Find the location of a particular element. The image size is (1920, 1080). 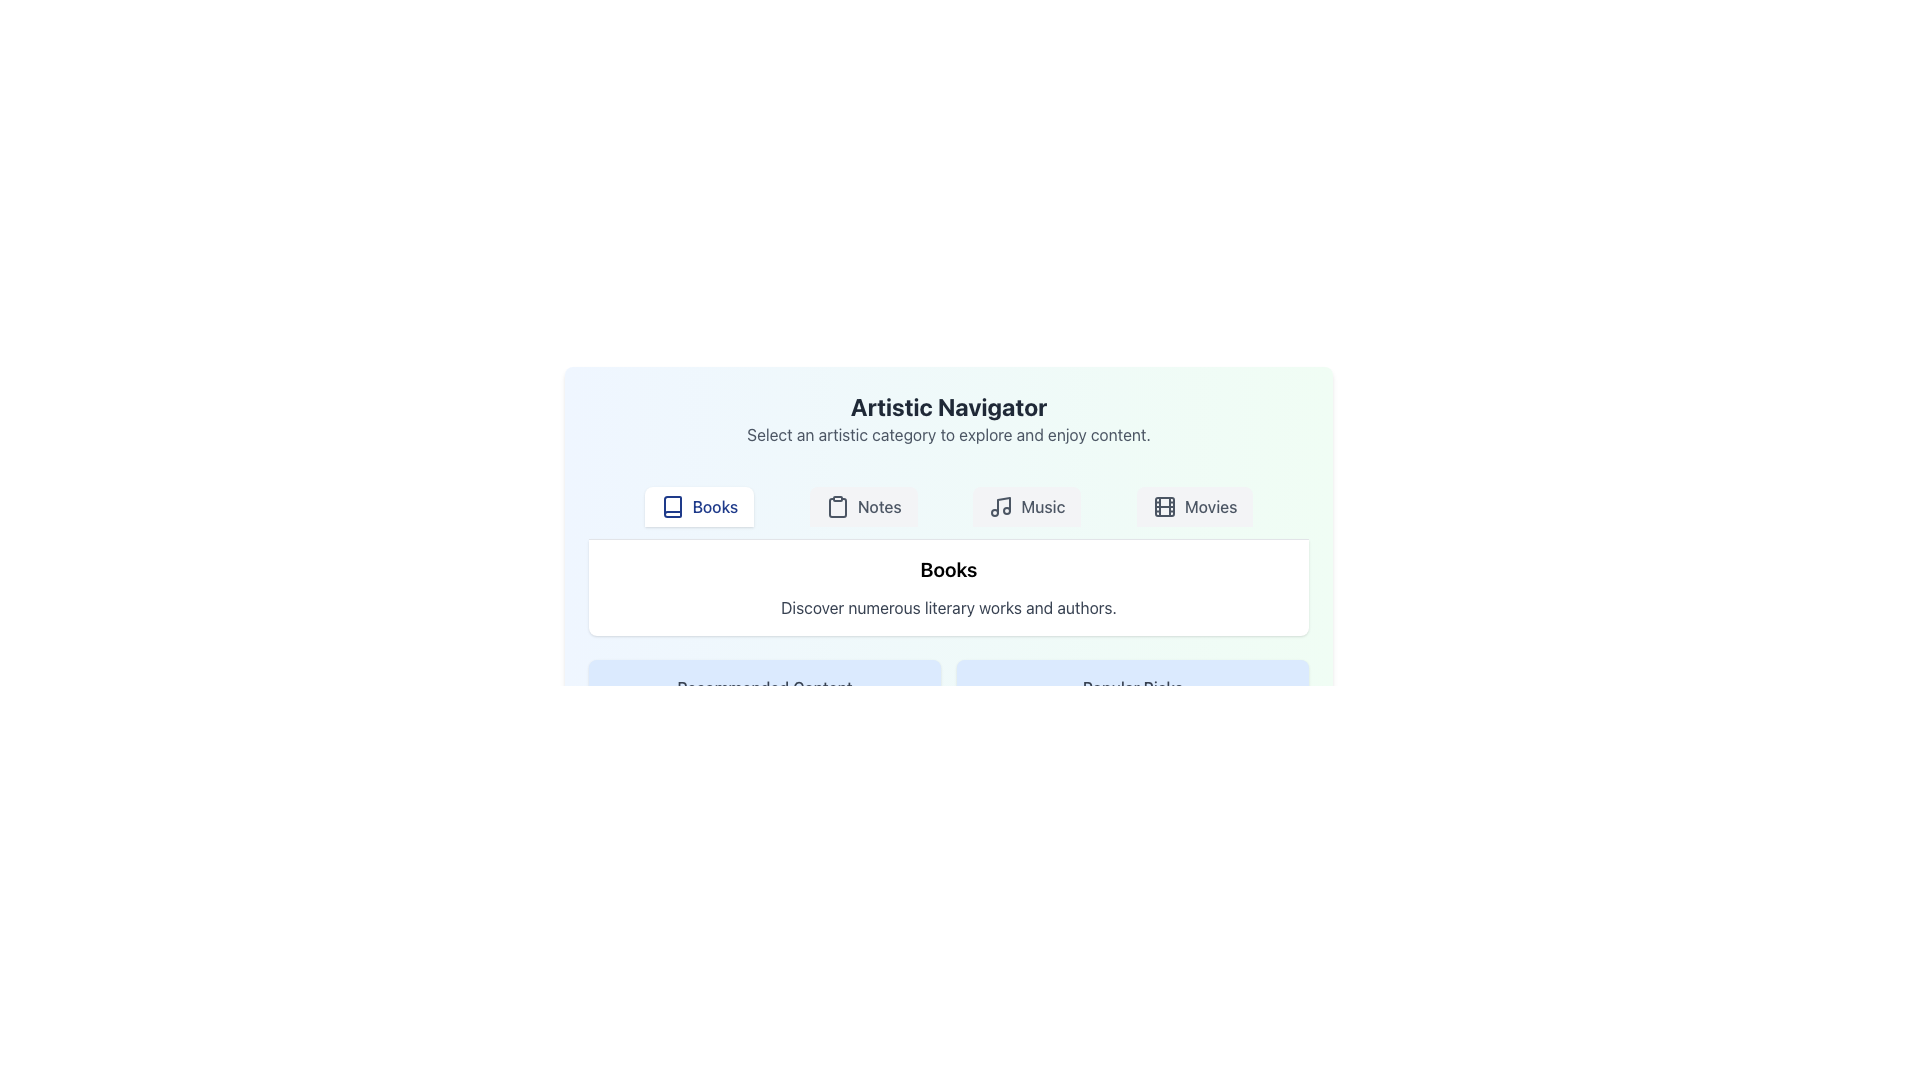

the third card in the two-column layout, which serves to inform users about new releases and acts as a navigation link to the New Releases section is located at coordinates (763, 789).